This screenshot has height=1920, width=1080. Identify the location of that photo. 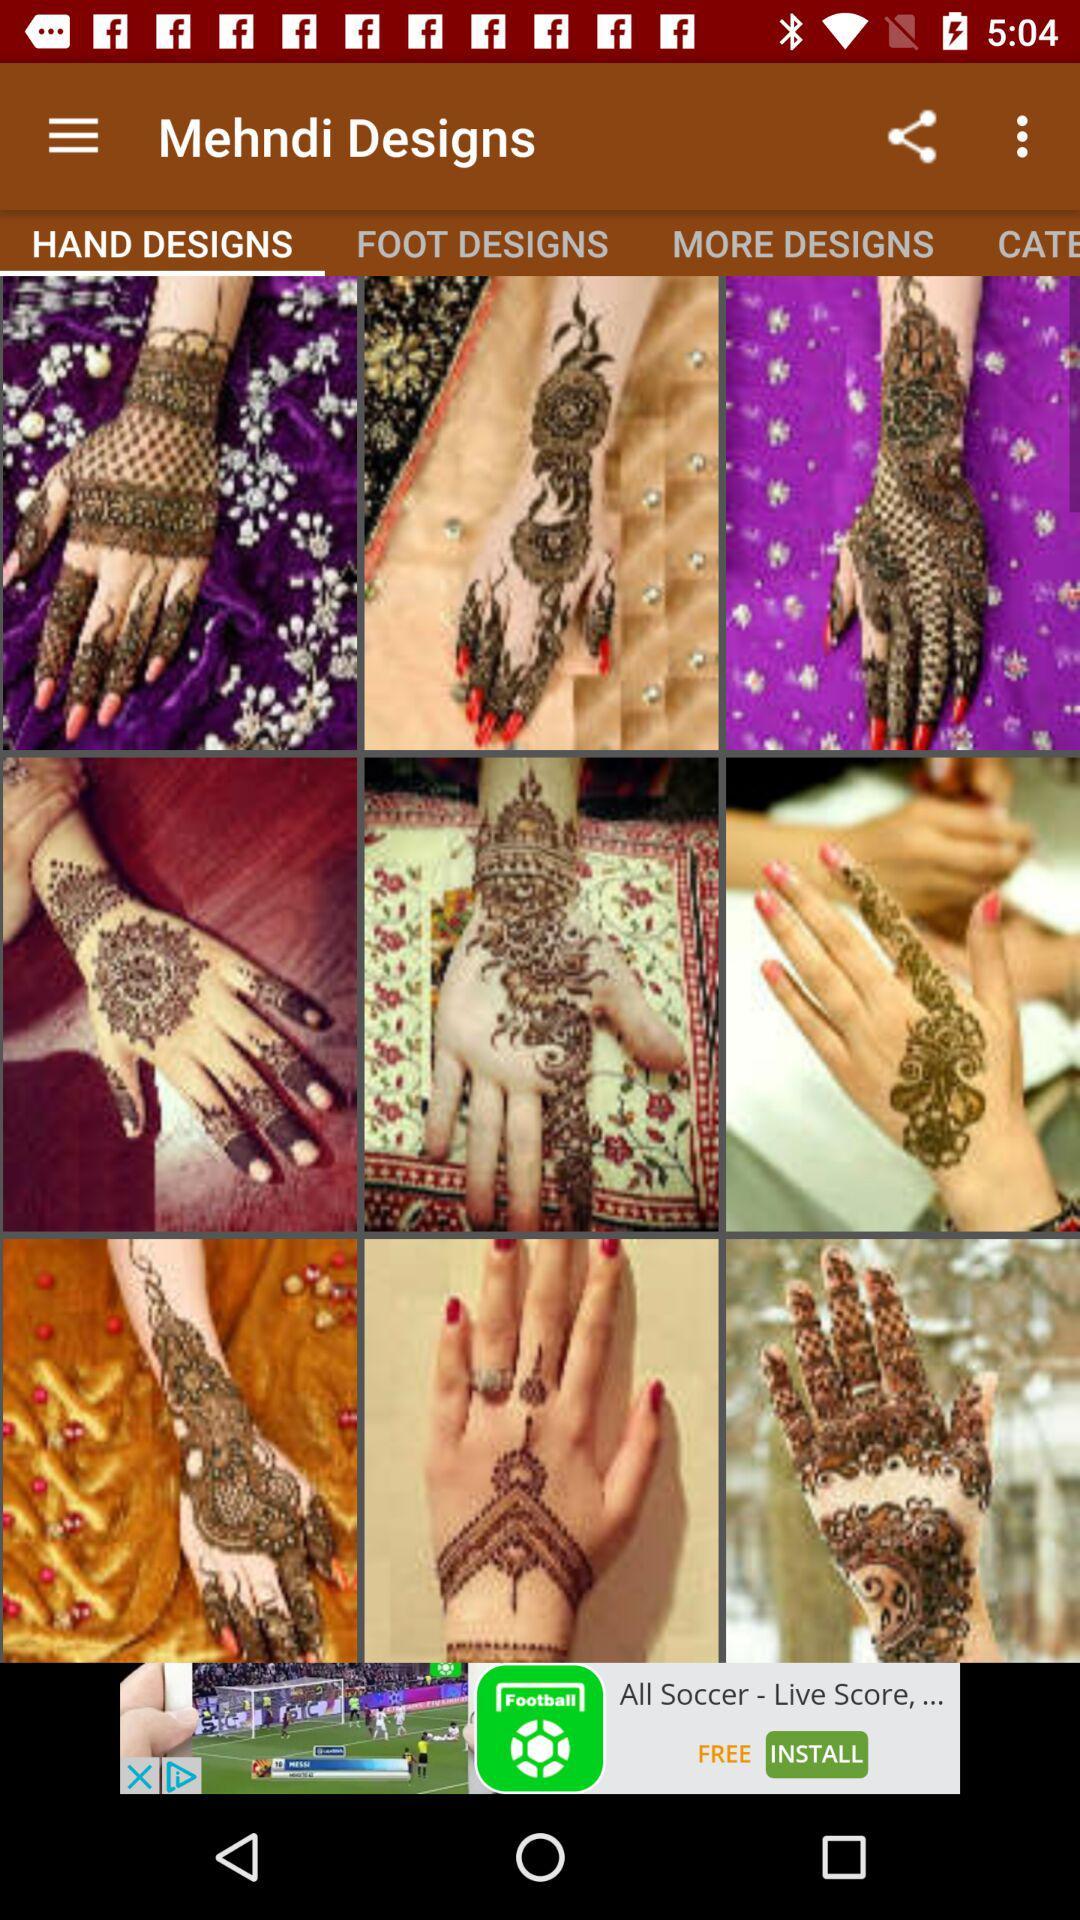
(902, 994).